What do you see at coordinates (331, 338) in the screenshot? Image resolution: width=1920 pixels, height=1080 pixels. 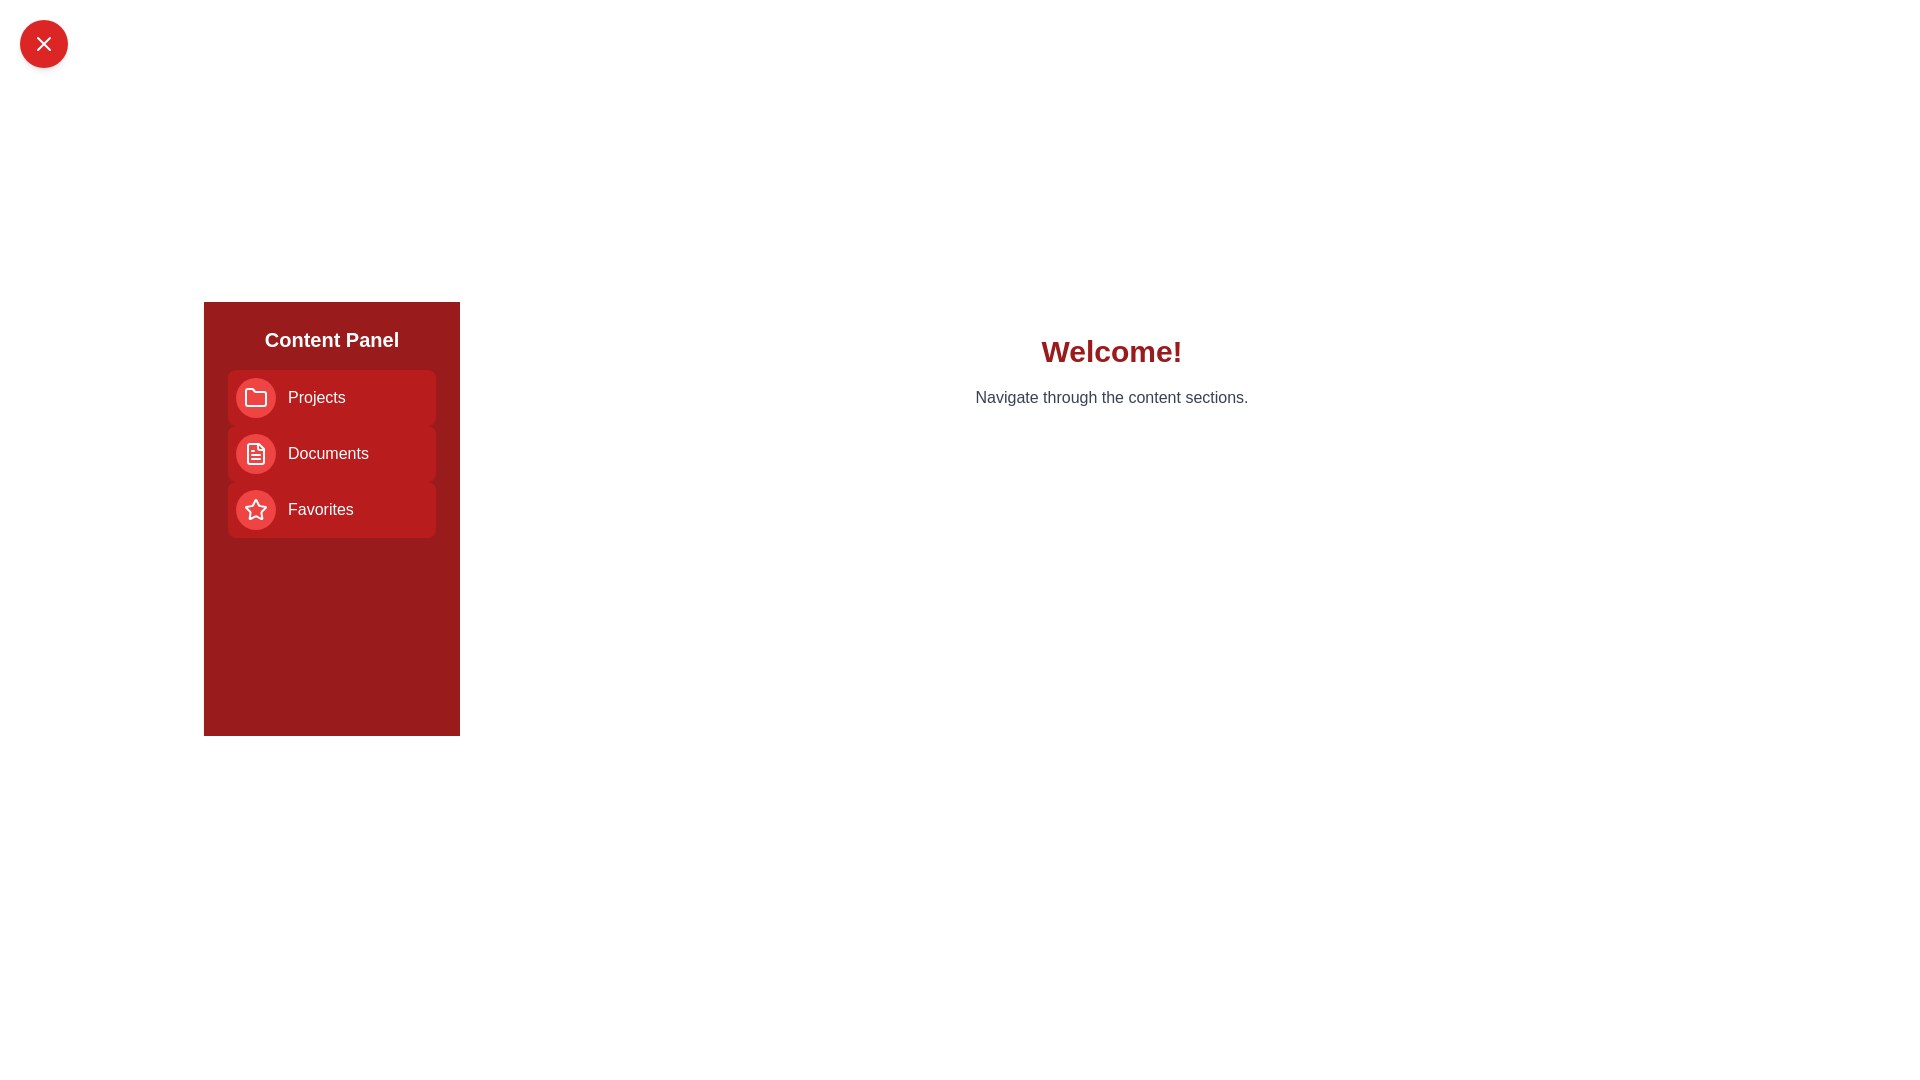 I see `the drawer label 'Content Panel'` at bounding box center [331, 338].